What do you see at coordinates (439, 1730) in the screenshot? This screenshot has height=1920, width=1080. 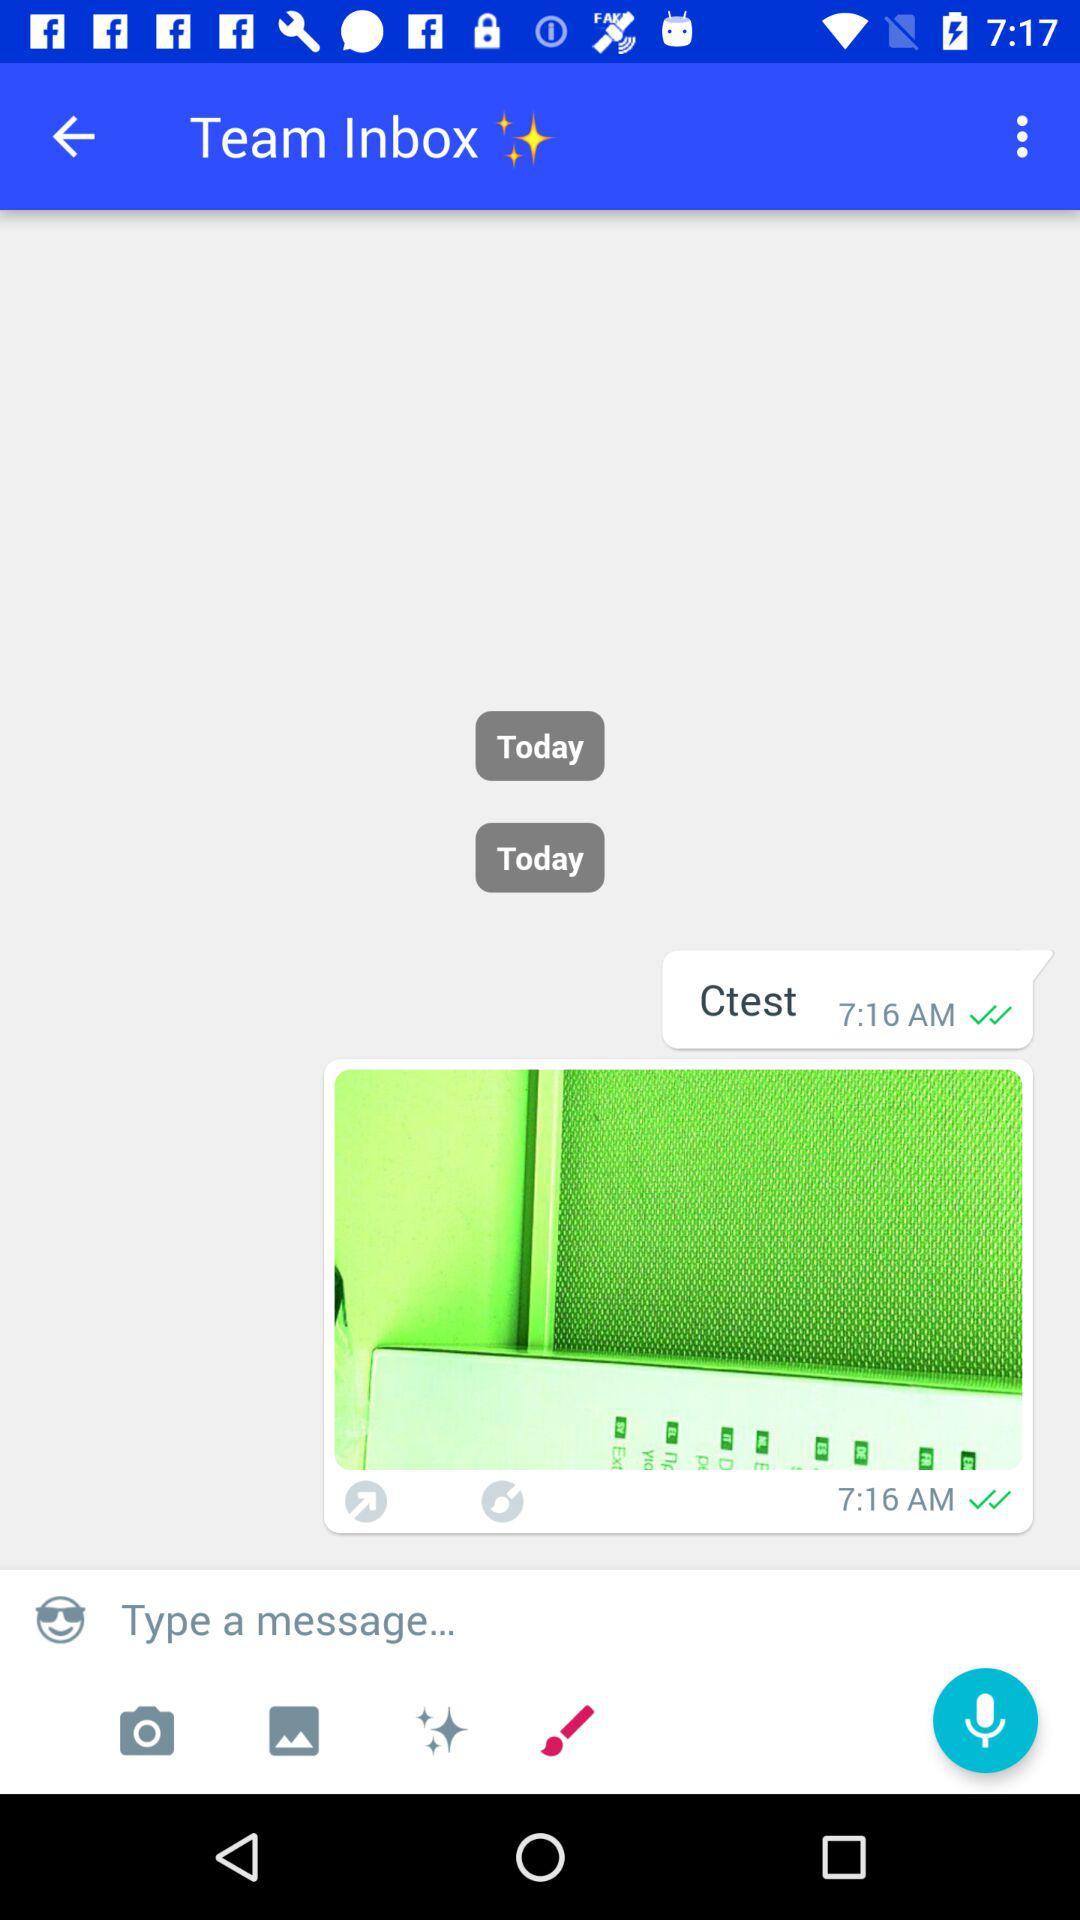 I see `emojis` at bounding box center [439, 1730].